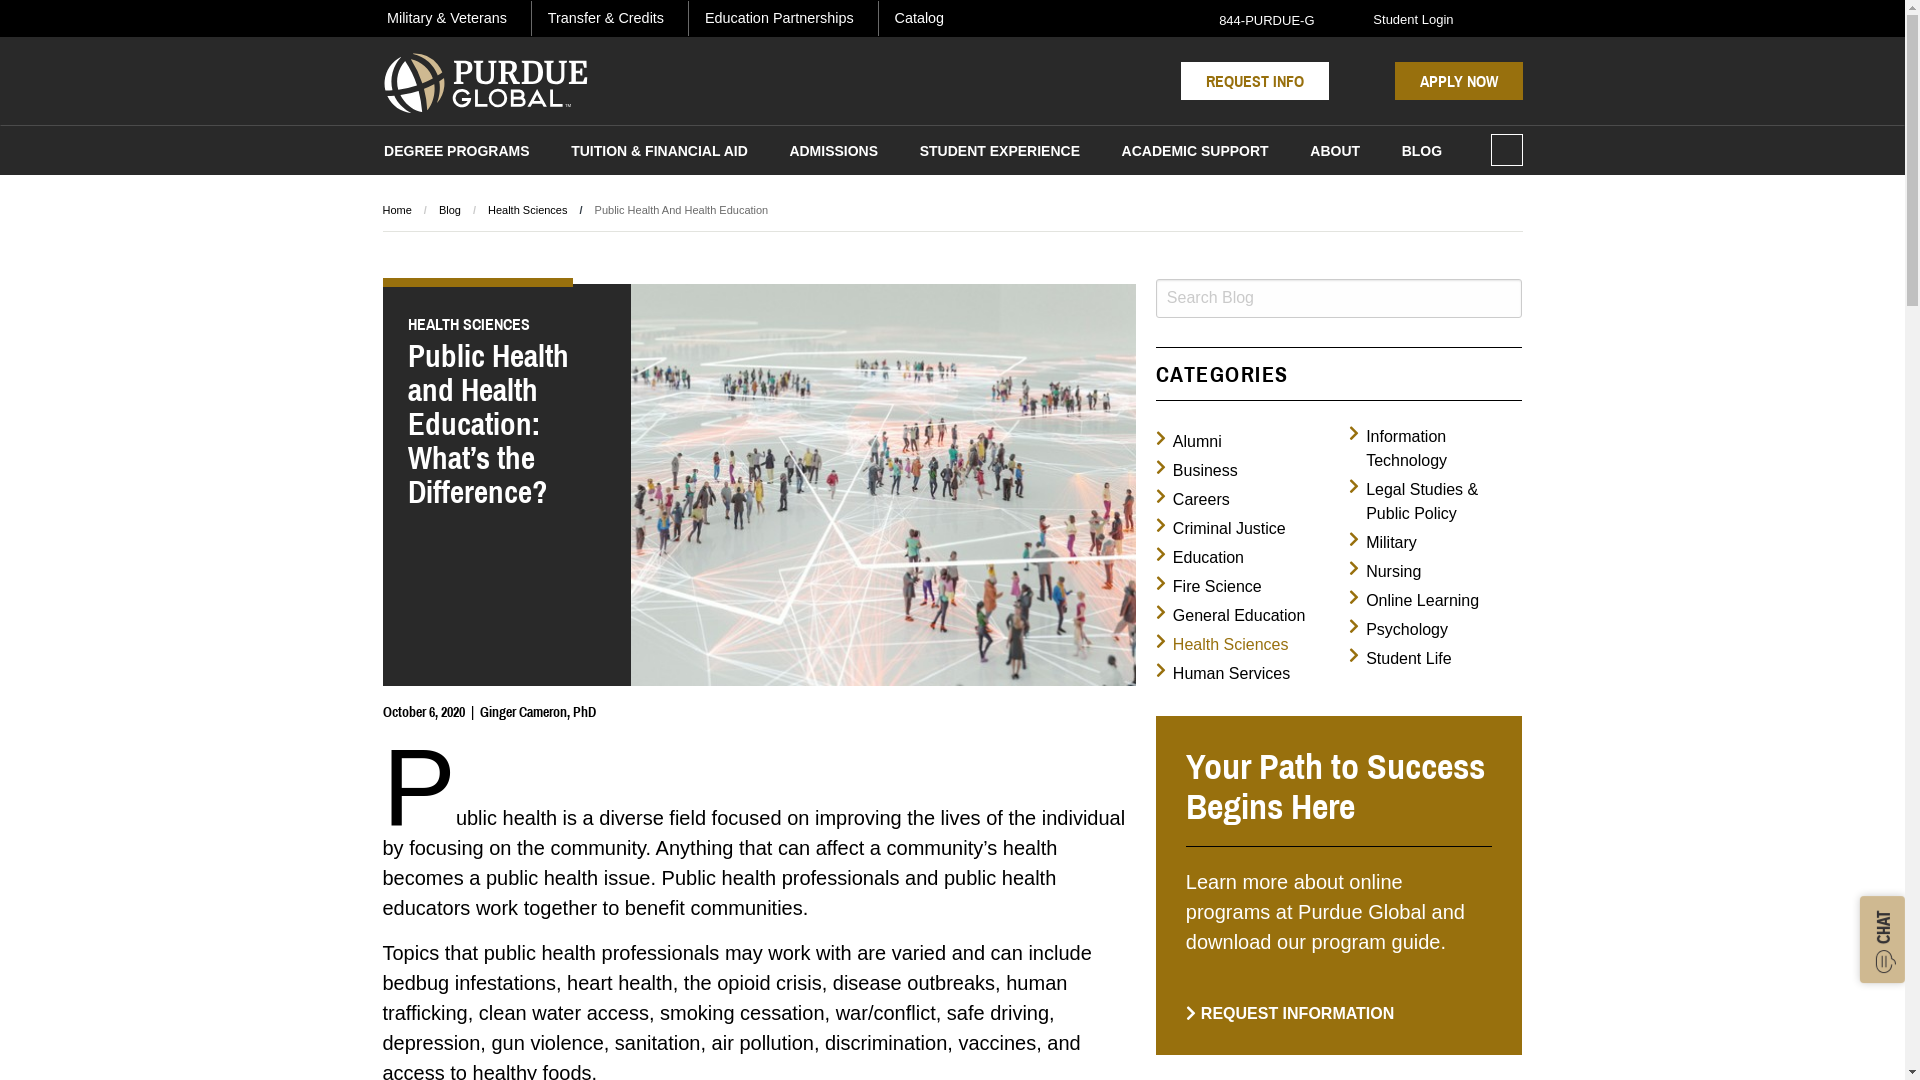 Image resolution: width=1920 pixels, height=1080 pixels. What do you see at coordinates (1392, 80) in the screenshot?
I see `'APPLY NOW'` at bounding box center [1392, 80].